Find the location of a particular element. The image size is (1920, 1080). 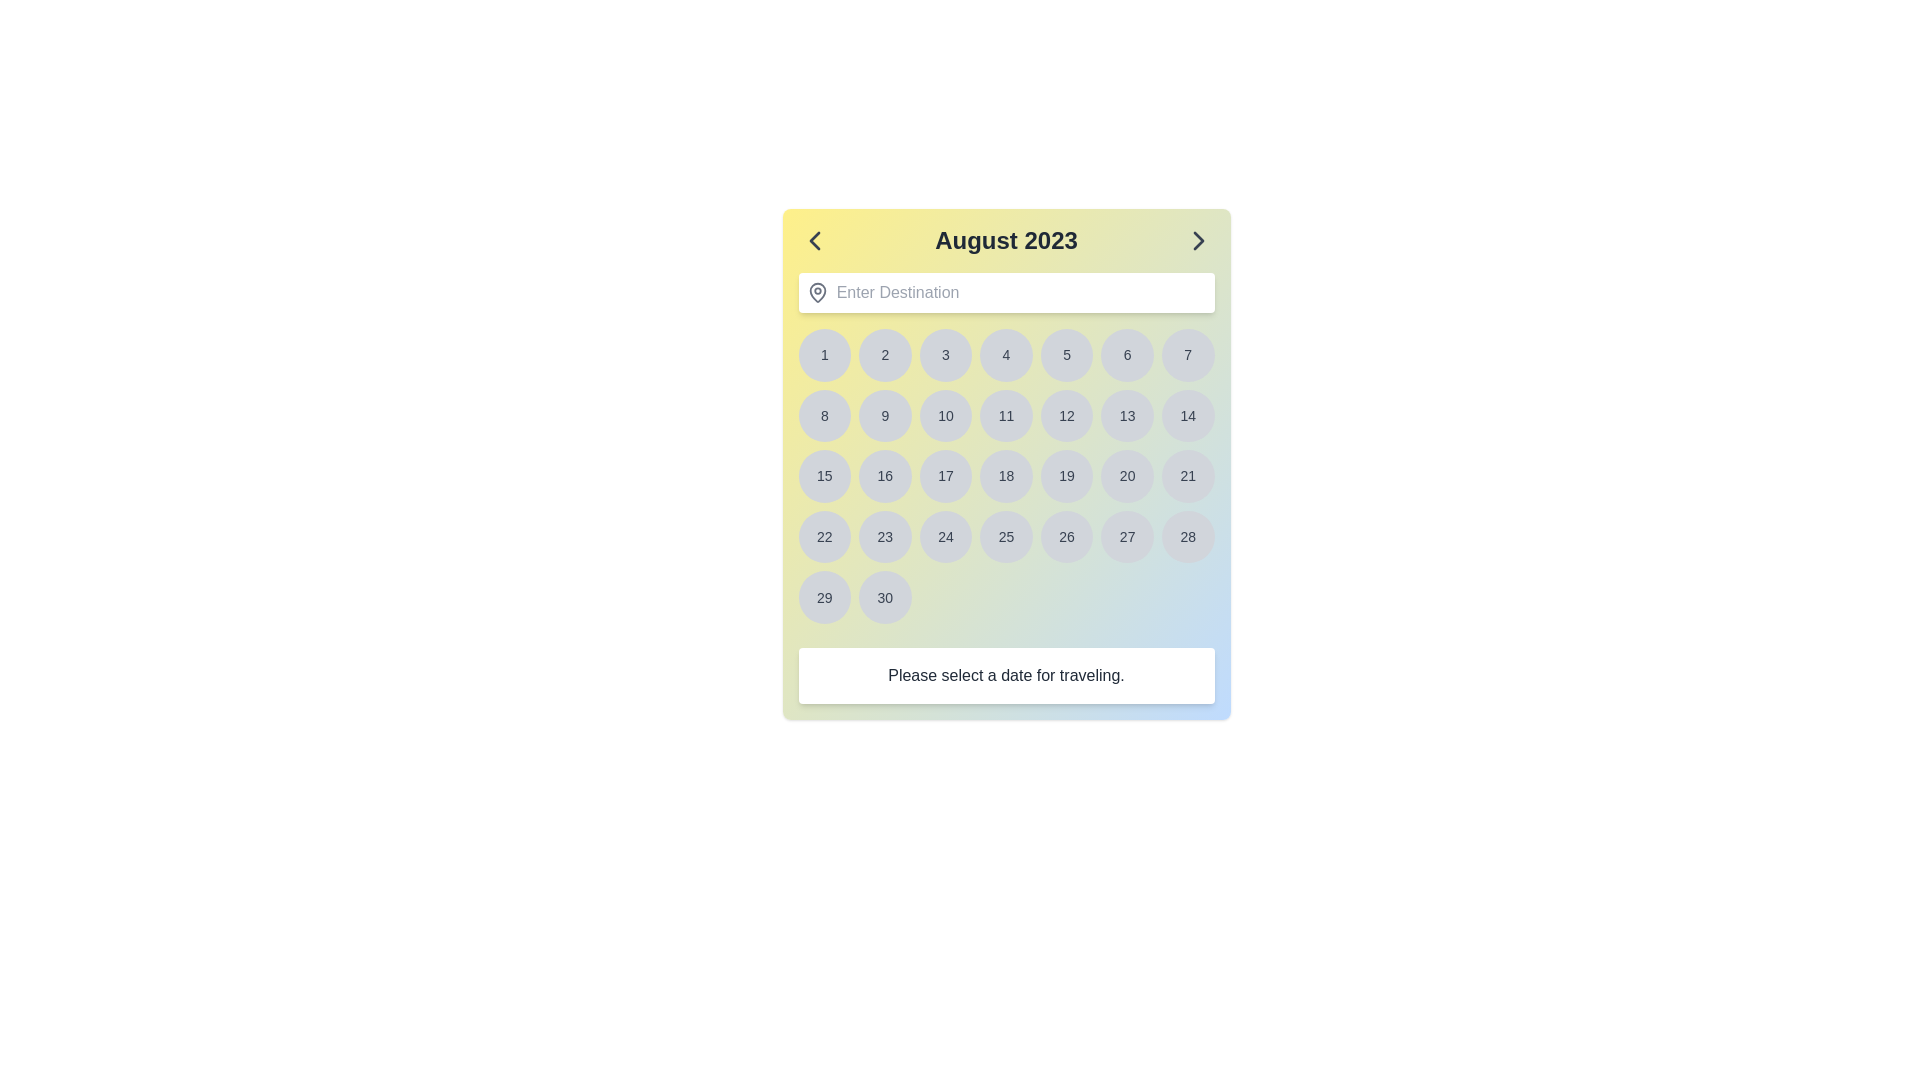

the button in the fourth row and seventh column of the calendar grid is located at coordinates (1188, 476).